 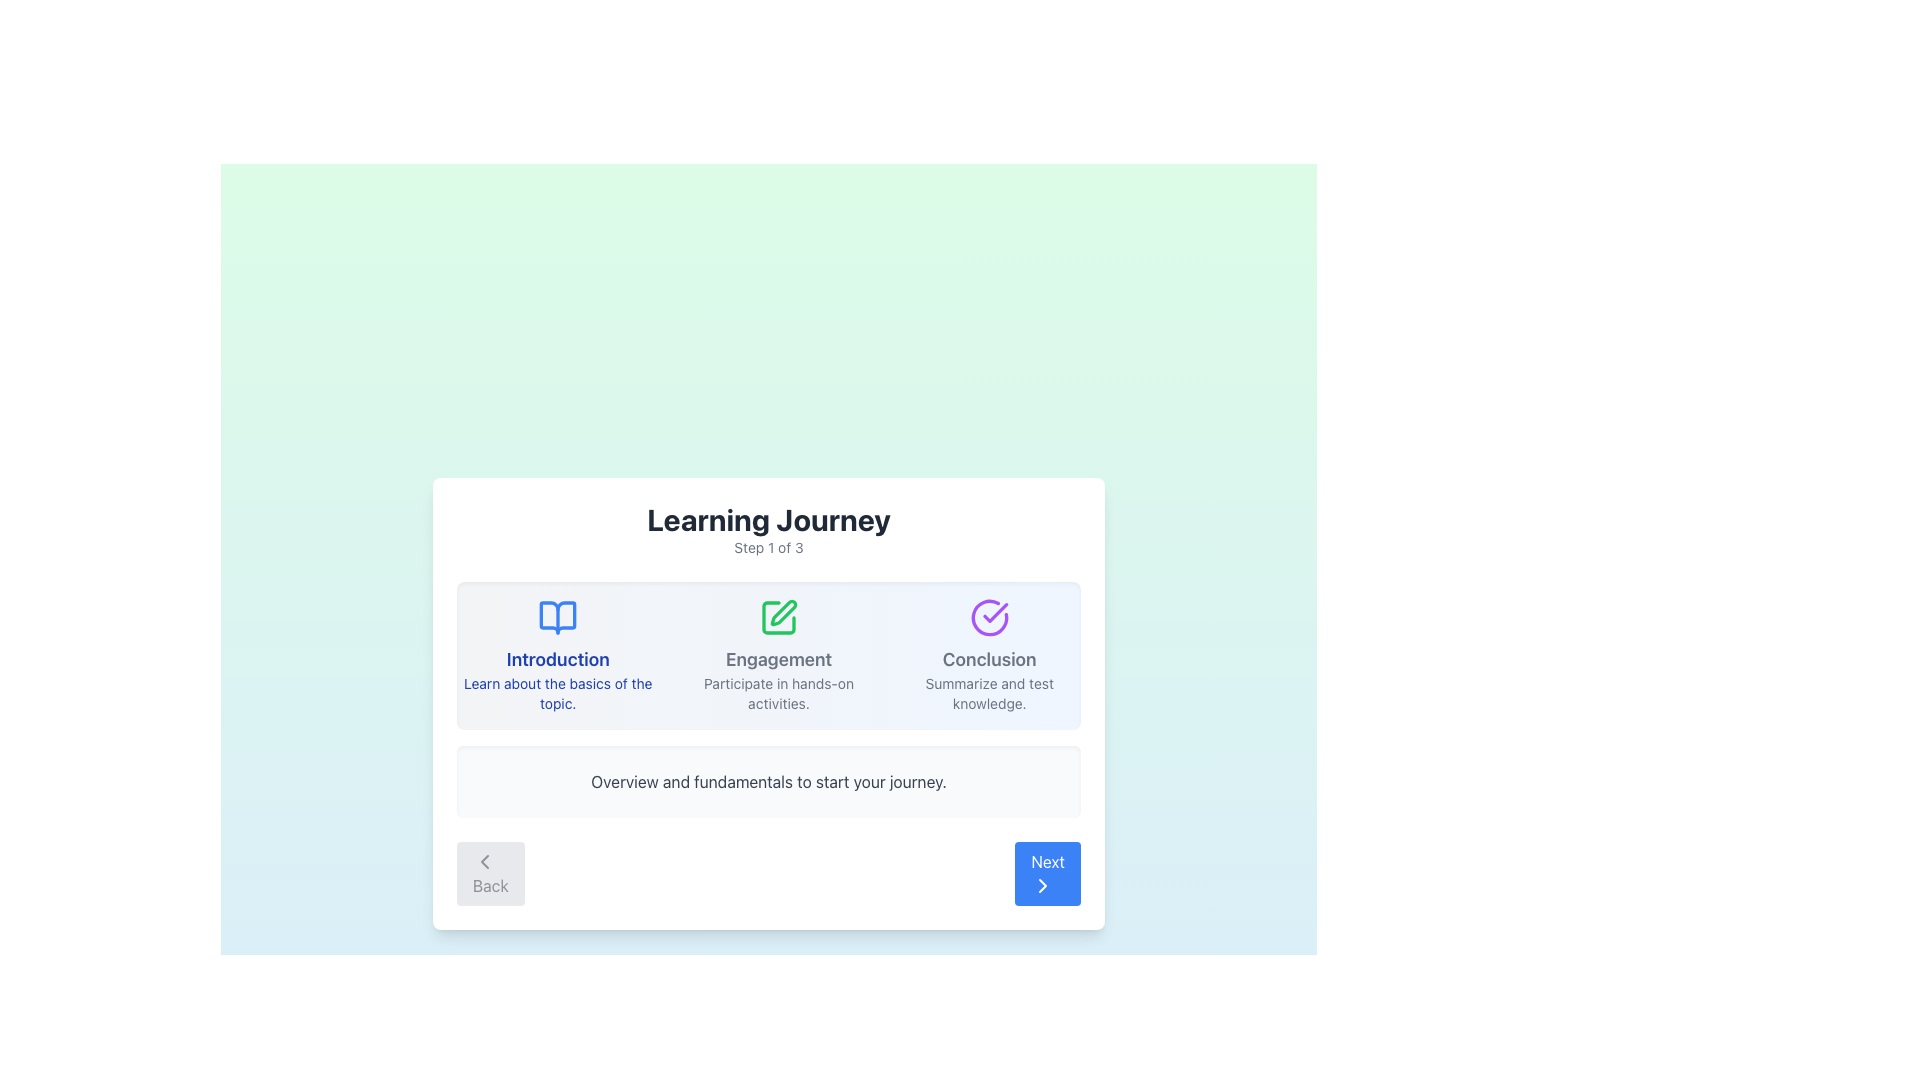 What do you see at coordinates (490, 873) in the screenshot?
I see `the 'Back' button with a light gray background and rounded corners, which includes a left-pointing chevron icon above the word 'Back'` at bounding box center [490, 873].